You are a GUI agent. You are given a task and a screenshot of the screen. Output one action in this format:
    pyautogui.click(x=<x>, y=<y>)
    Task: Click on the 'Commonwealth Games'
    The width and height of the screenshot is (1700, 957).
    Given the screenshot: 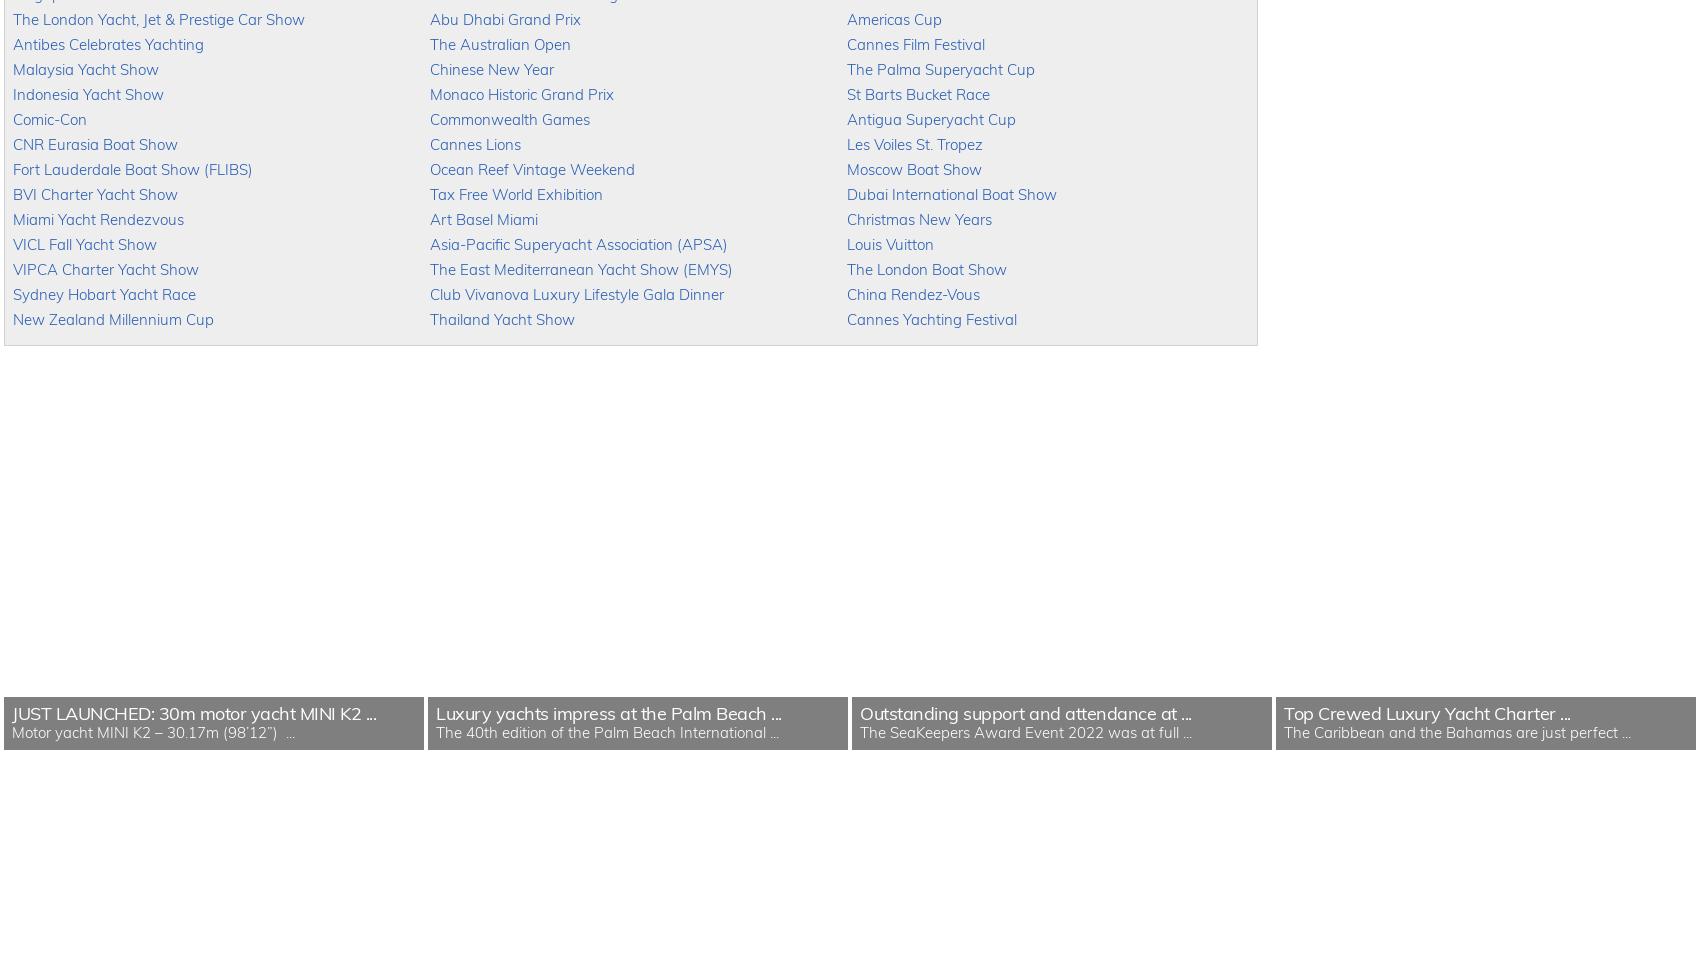 What is the action you would take?
    pyautogui.click(x=510, y=119)
    